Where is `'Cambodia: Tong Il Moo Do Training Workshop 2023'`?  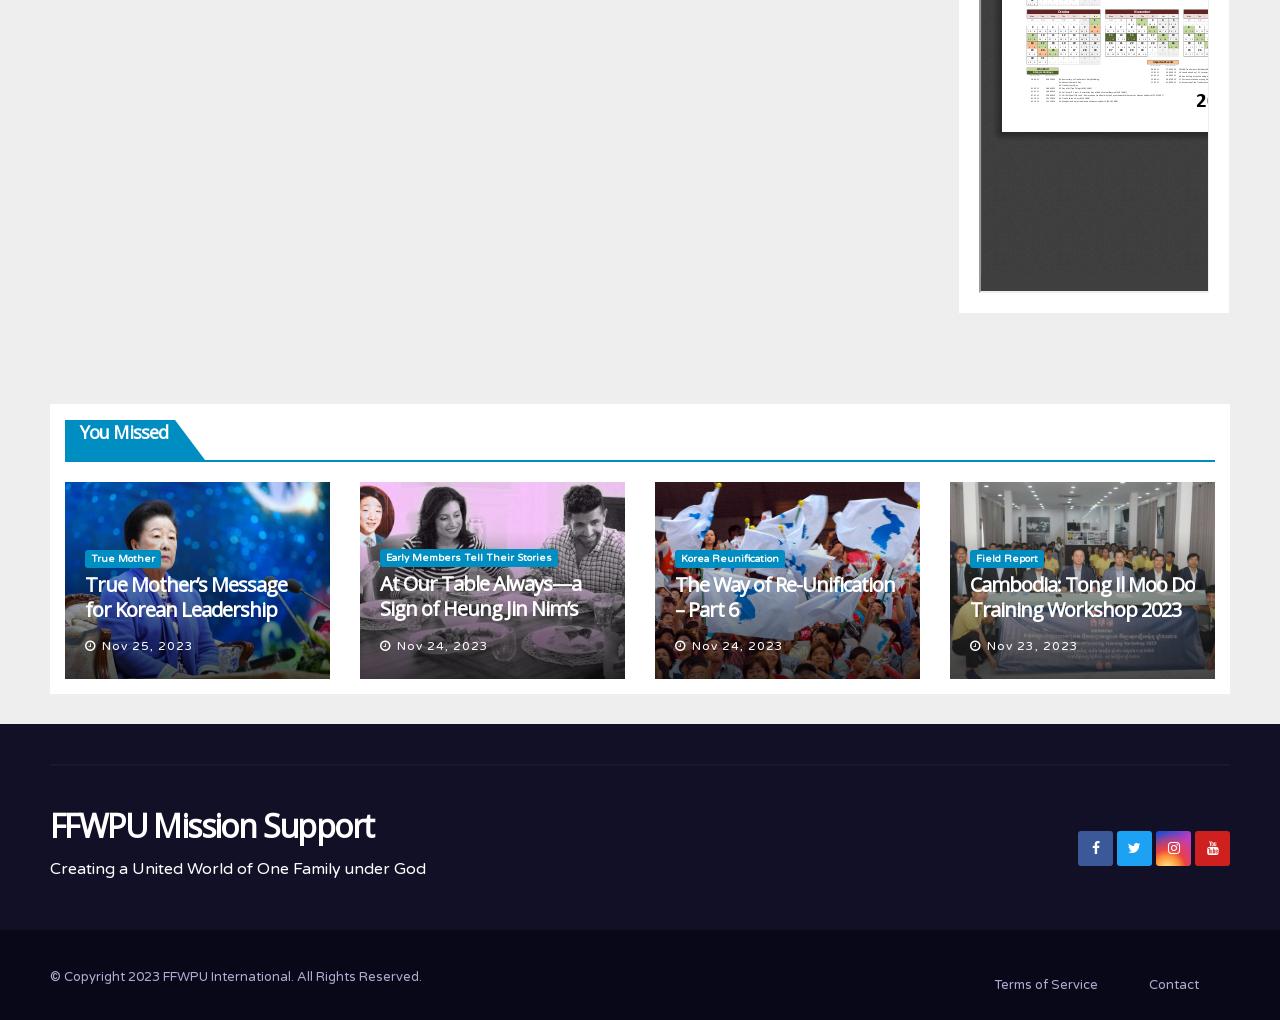 'Cambodia: Tong Il Moo Do Training Workshop 2023' is located at coordinates (1081, 596).